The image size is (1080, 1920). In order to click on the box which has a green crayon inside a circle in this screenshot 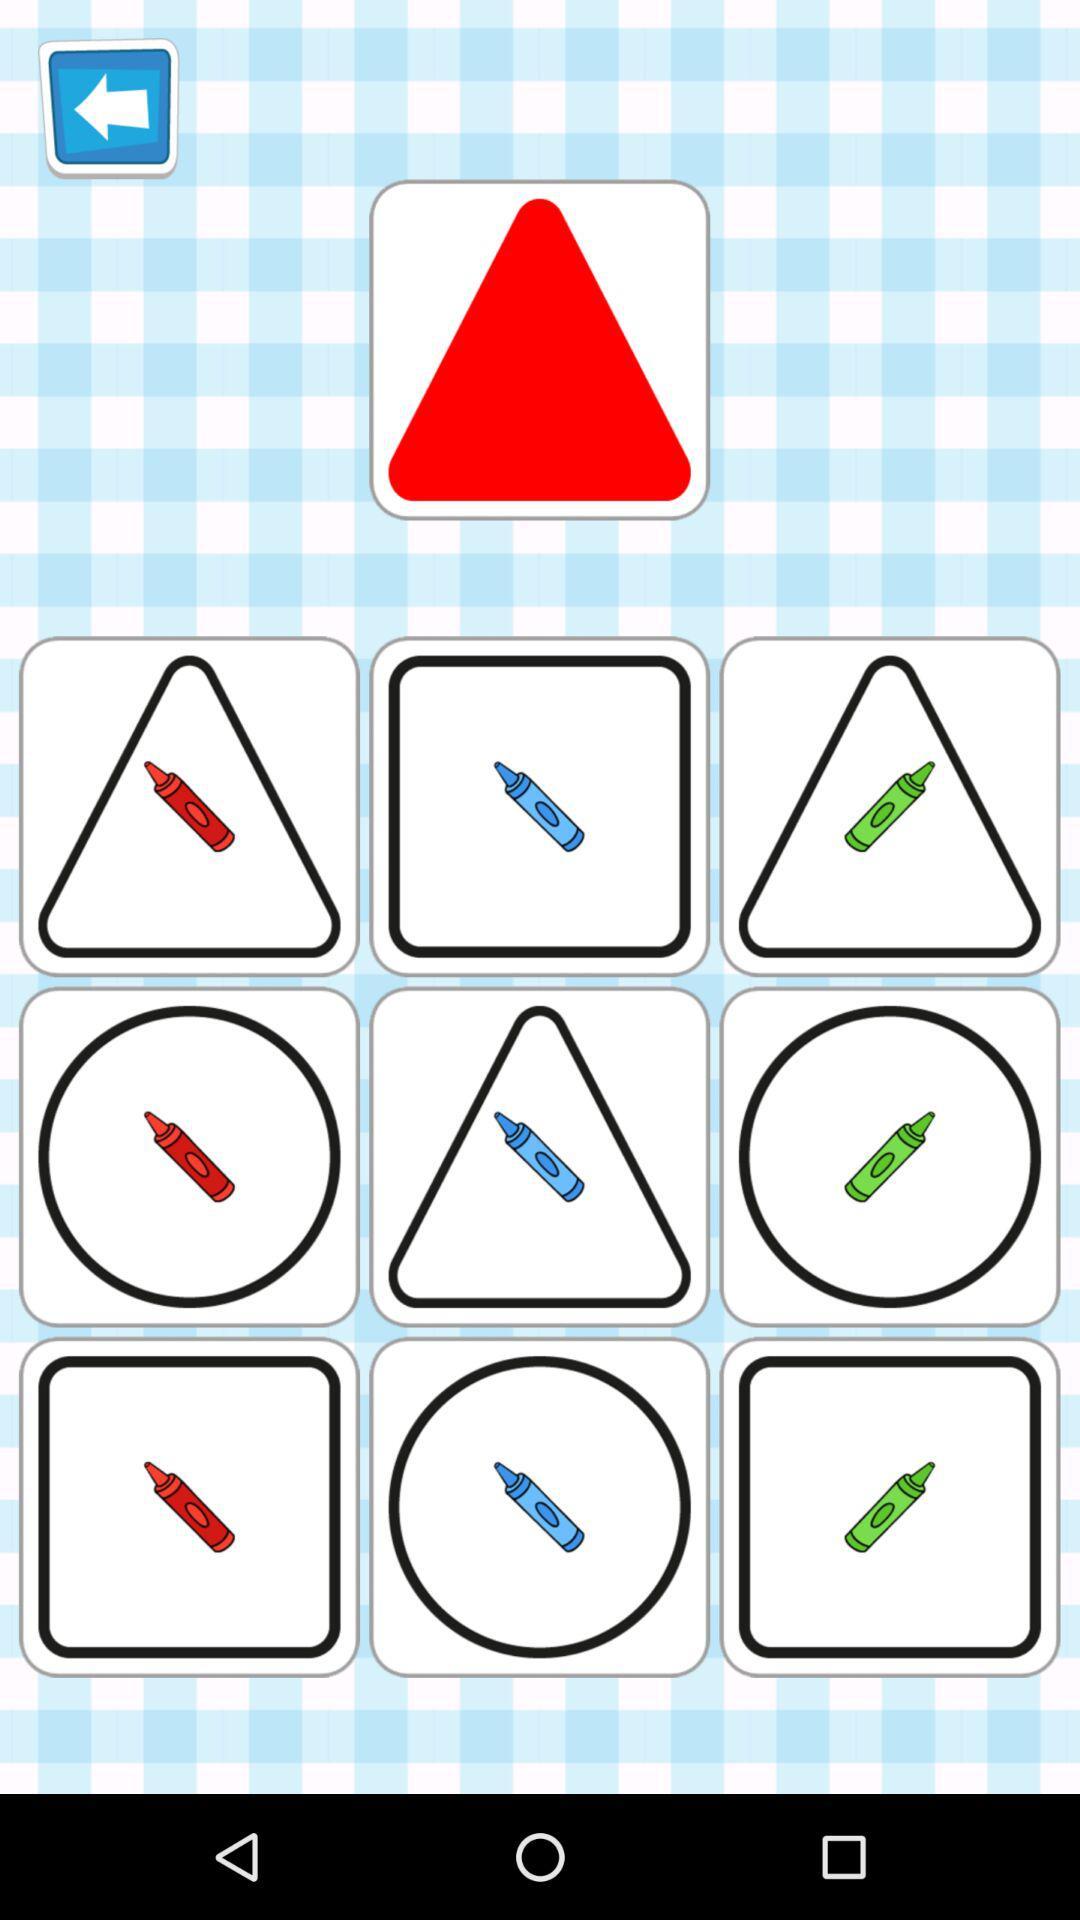, I will do `click(889, 1156)`.